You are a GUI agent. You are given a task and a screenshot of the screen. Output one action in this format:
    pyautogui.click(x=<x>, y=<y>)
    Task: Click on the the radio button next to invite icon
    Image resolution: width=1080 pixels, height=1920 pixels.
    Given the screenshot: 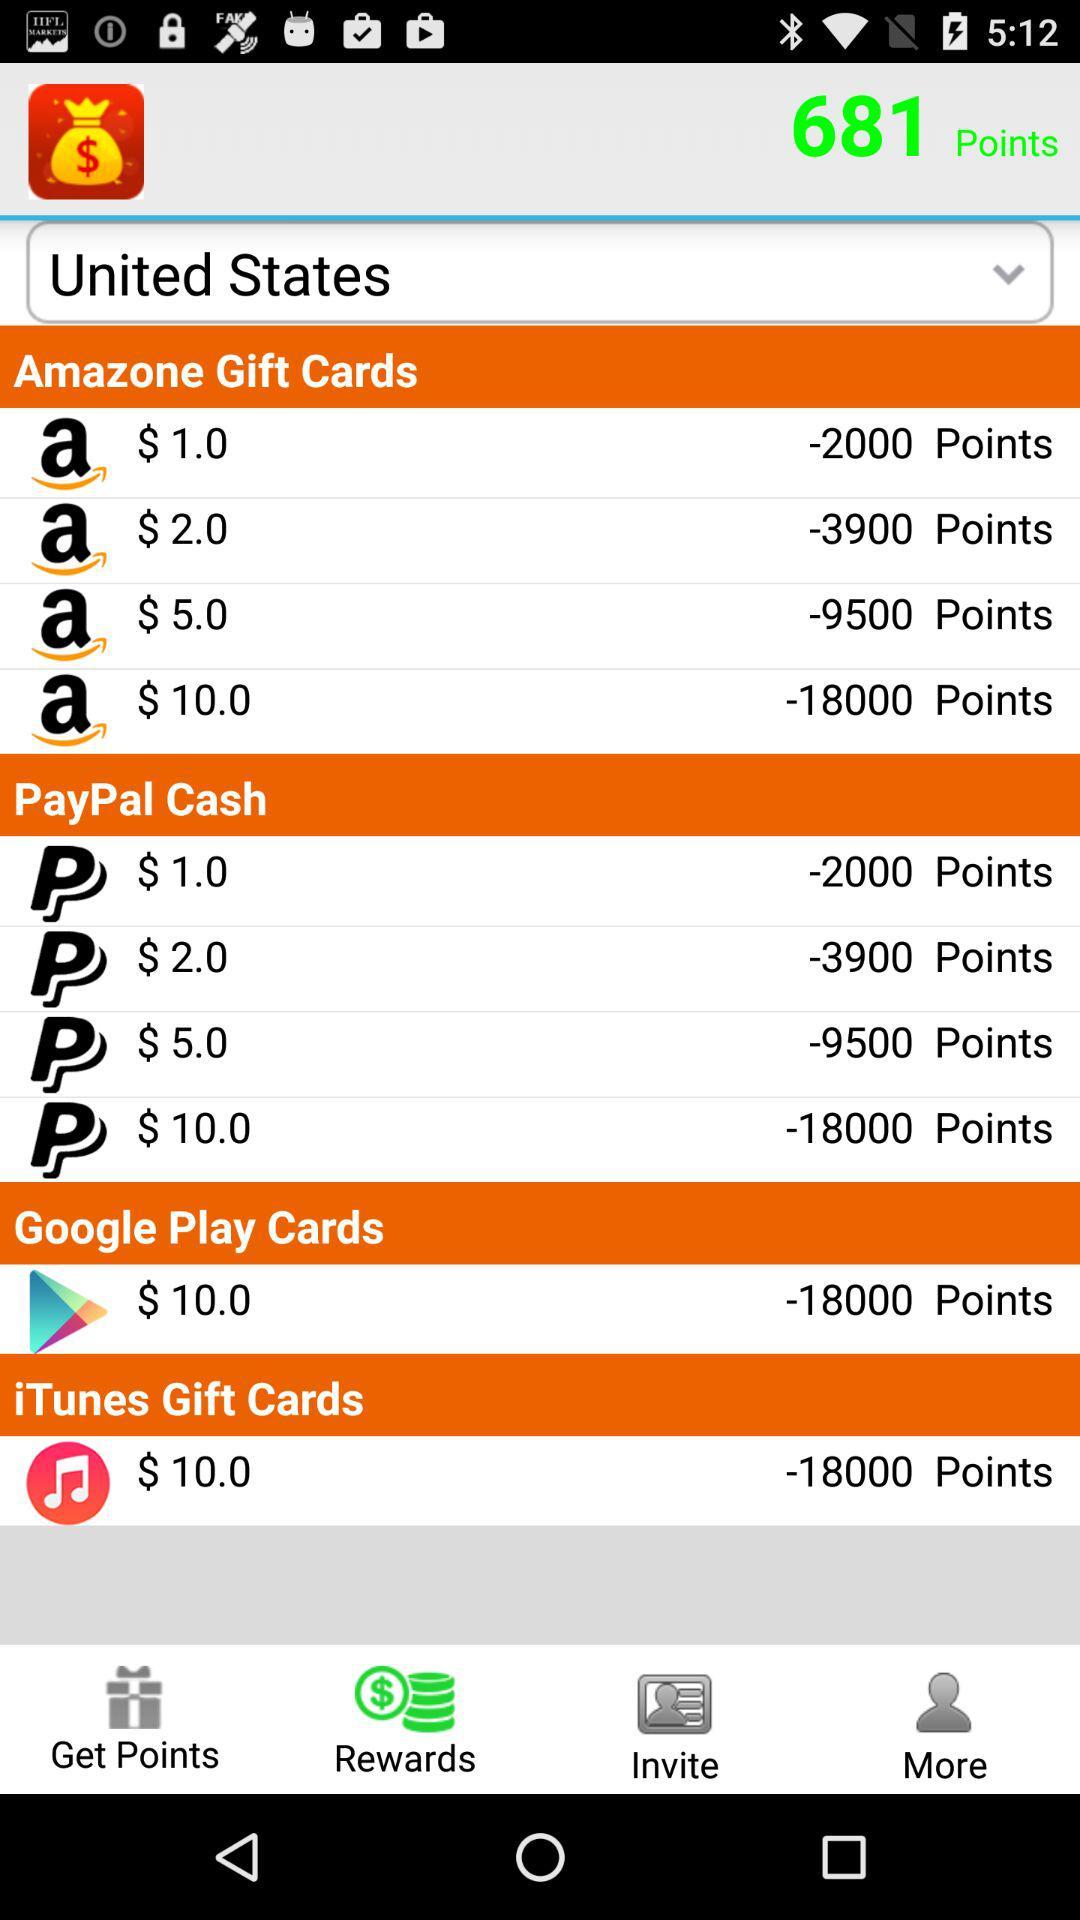 What is the action you would take?
    pyautogui.click(x=405, y=1718)
    